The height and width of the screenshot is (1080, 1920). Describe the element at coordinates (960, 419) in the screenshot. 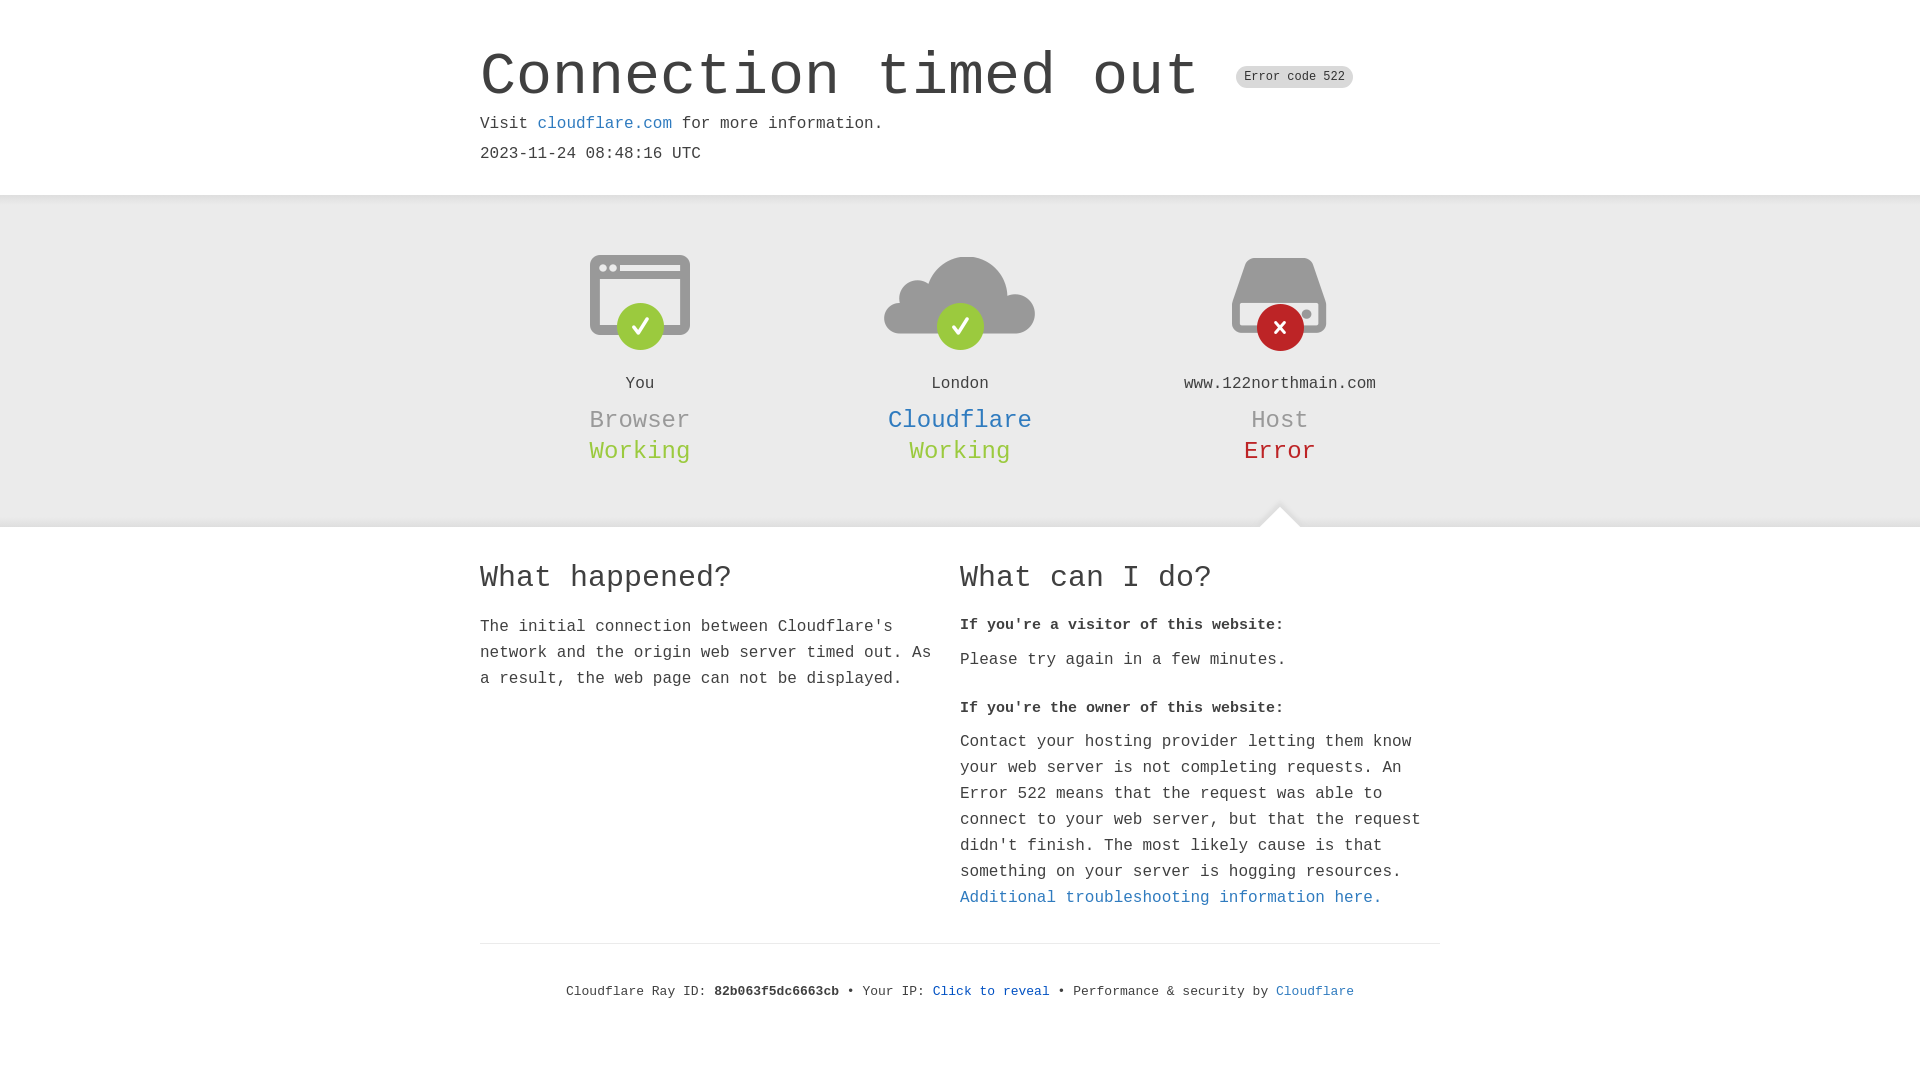

I see `'Cloudflare'` at that location.